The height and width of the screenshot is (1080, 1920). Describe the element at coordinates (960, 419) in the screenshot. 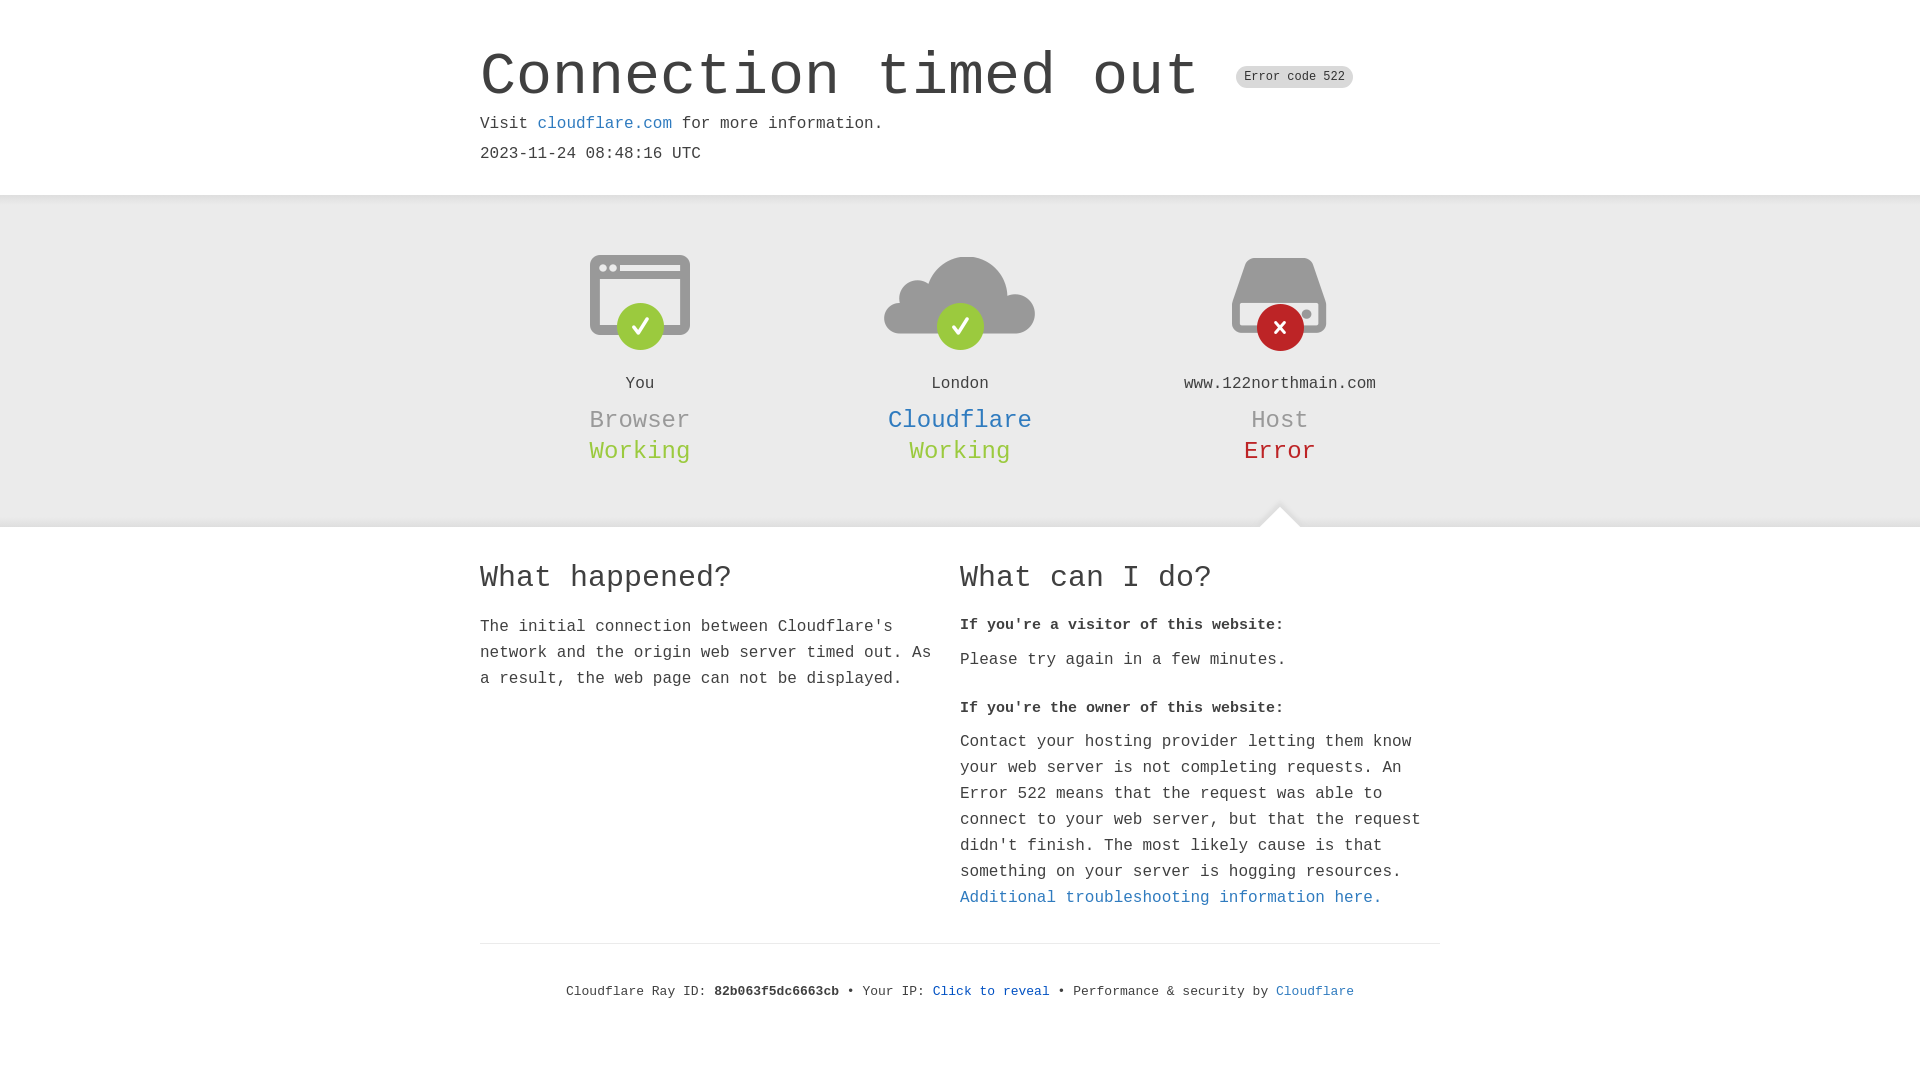

I see `'Cloudflare'` at that location.